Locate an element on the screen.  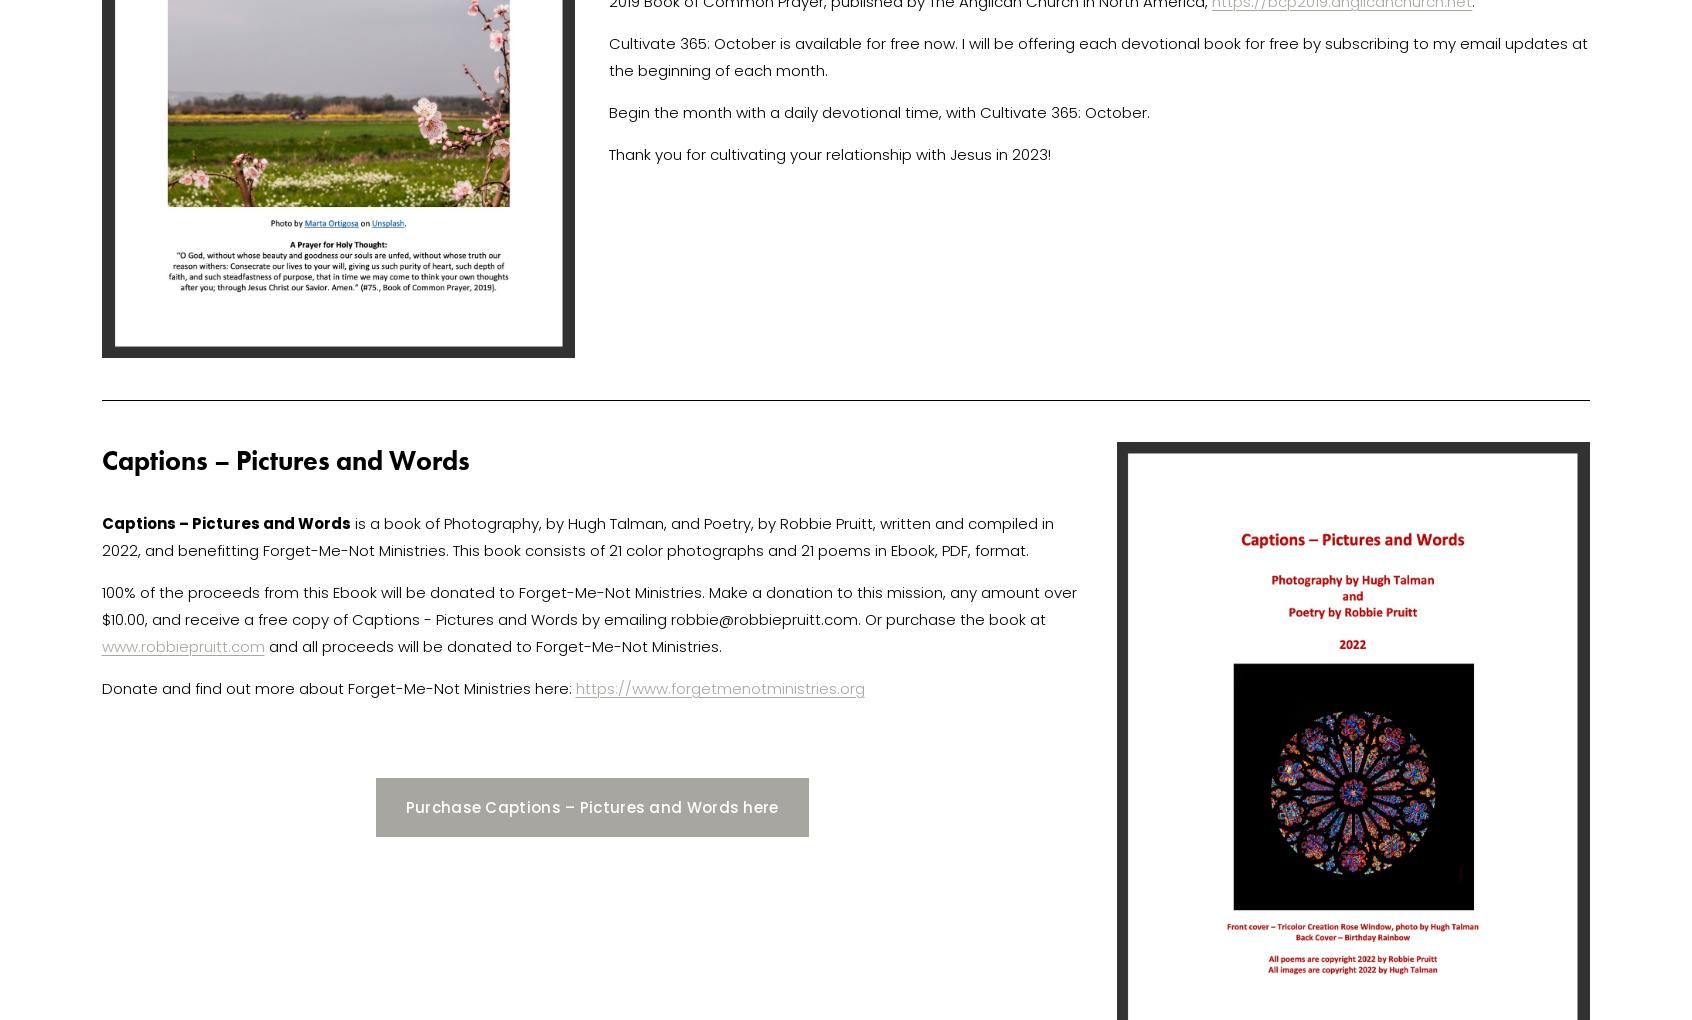
'is a book of Photography, by Hugh Talman, and Poetry, by Robbie Pruitt, written and compiled in 2022, and benefitting Forget-Me-Not Ministries. This book consists of 21 color photographs and 21 poems in Ebook, PDF, format.' is located at coordinates (578, 535).